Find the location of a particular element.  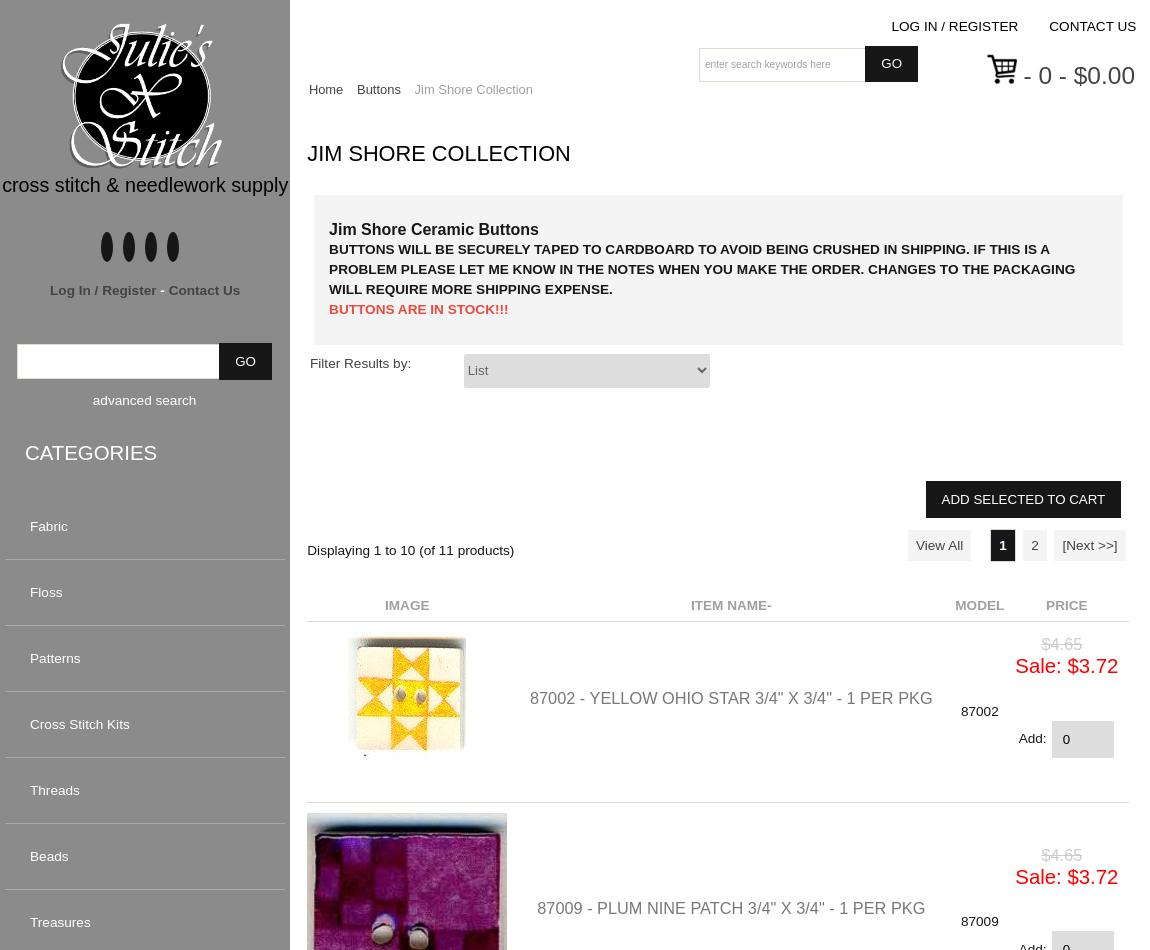

'Displaying' is located at coordinates (340, 549).